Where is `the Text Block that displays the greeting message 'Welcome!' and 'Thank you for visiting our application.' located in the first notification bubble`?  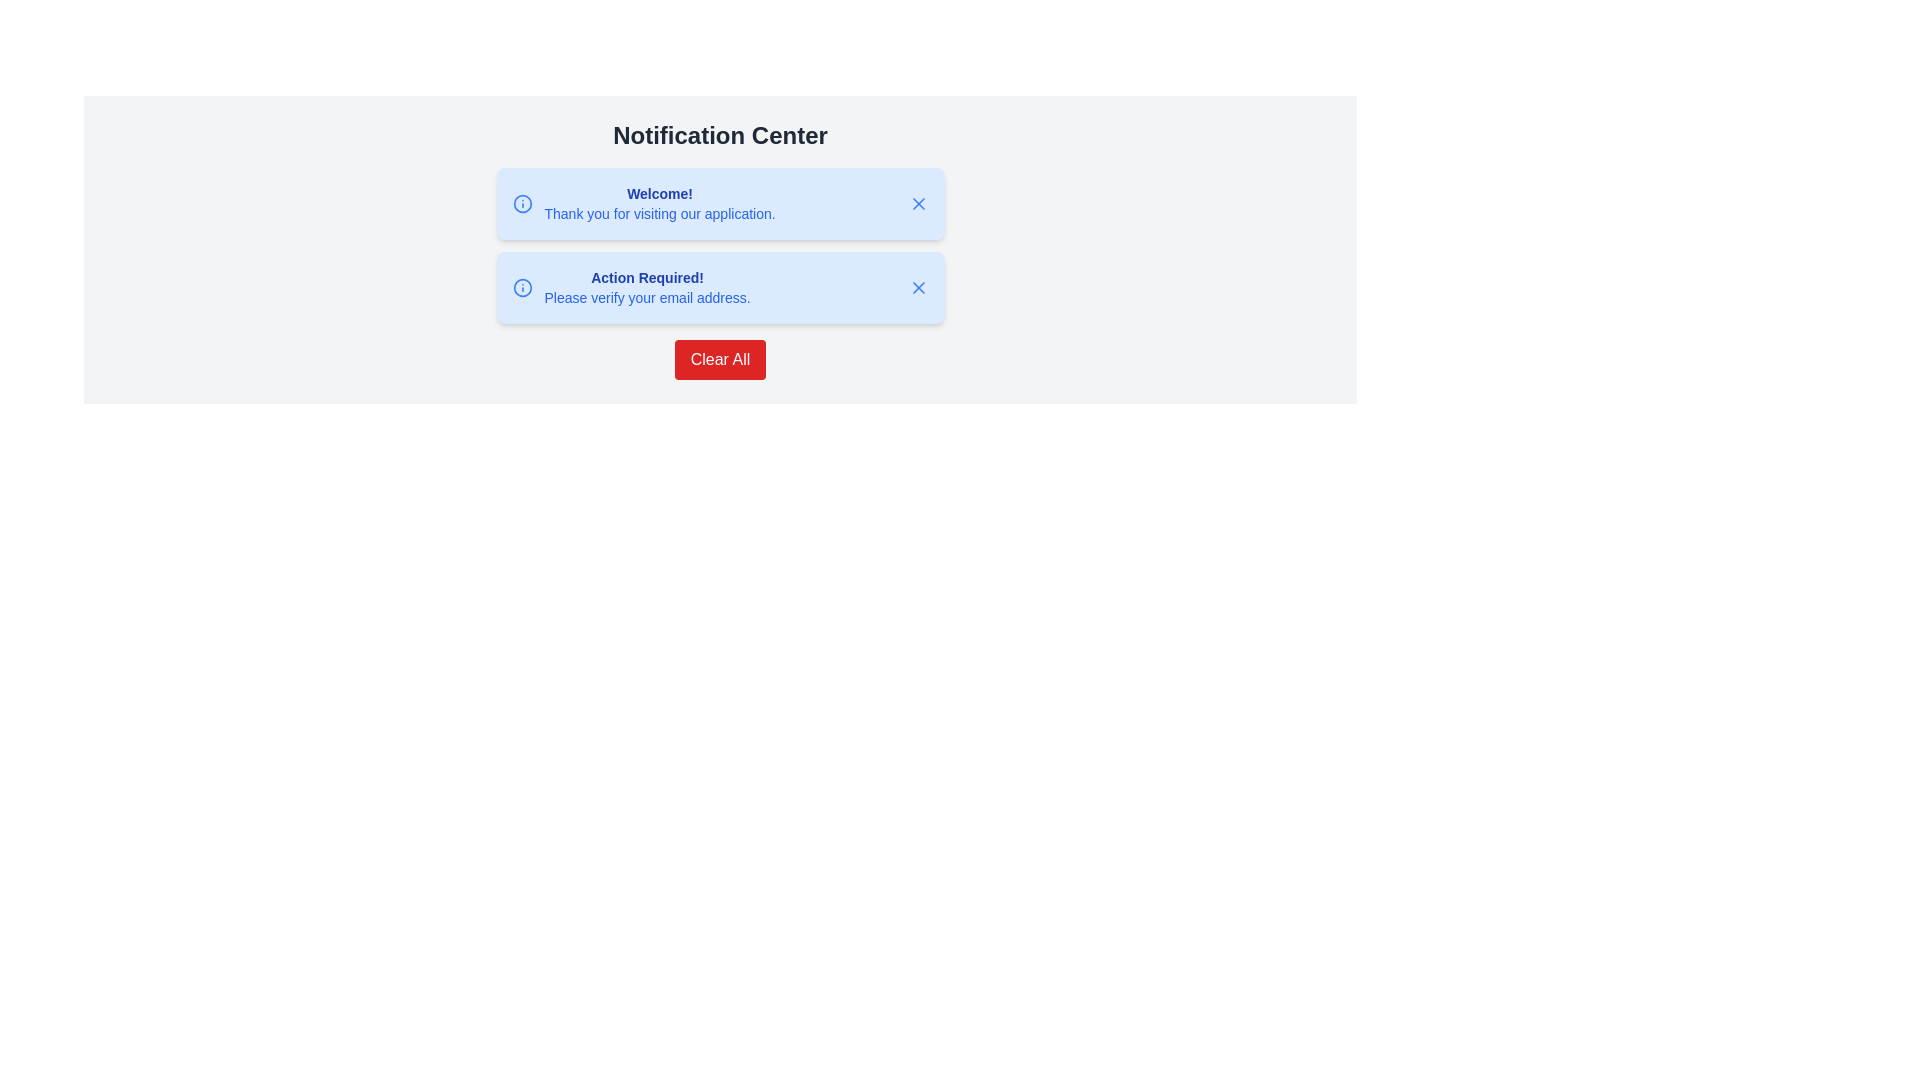 the Text Block that displays the greeting message 'Welcome!' and 'Thank you for visiting our application.' located in the first notification bubble is located at coordinates (660, 204).